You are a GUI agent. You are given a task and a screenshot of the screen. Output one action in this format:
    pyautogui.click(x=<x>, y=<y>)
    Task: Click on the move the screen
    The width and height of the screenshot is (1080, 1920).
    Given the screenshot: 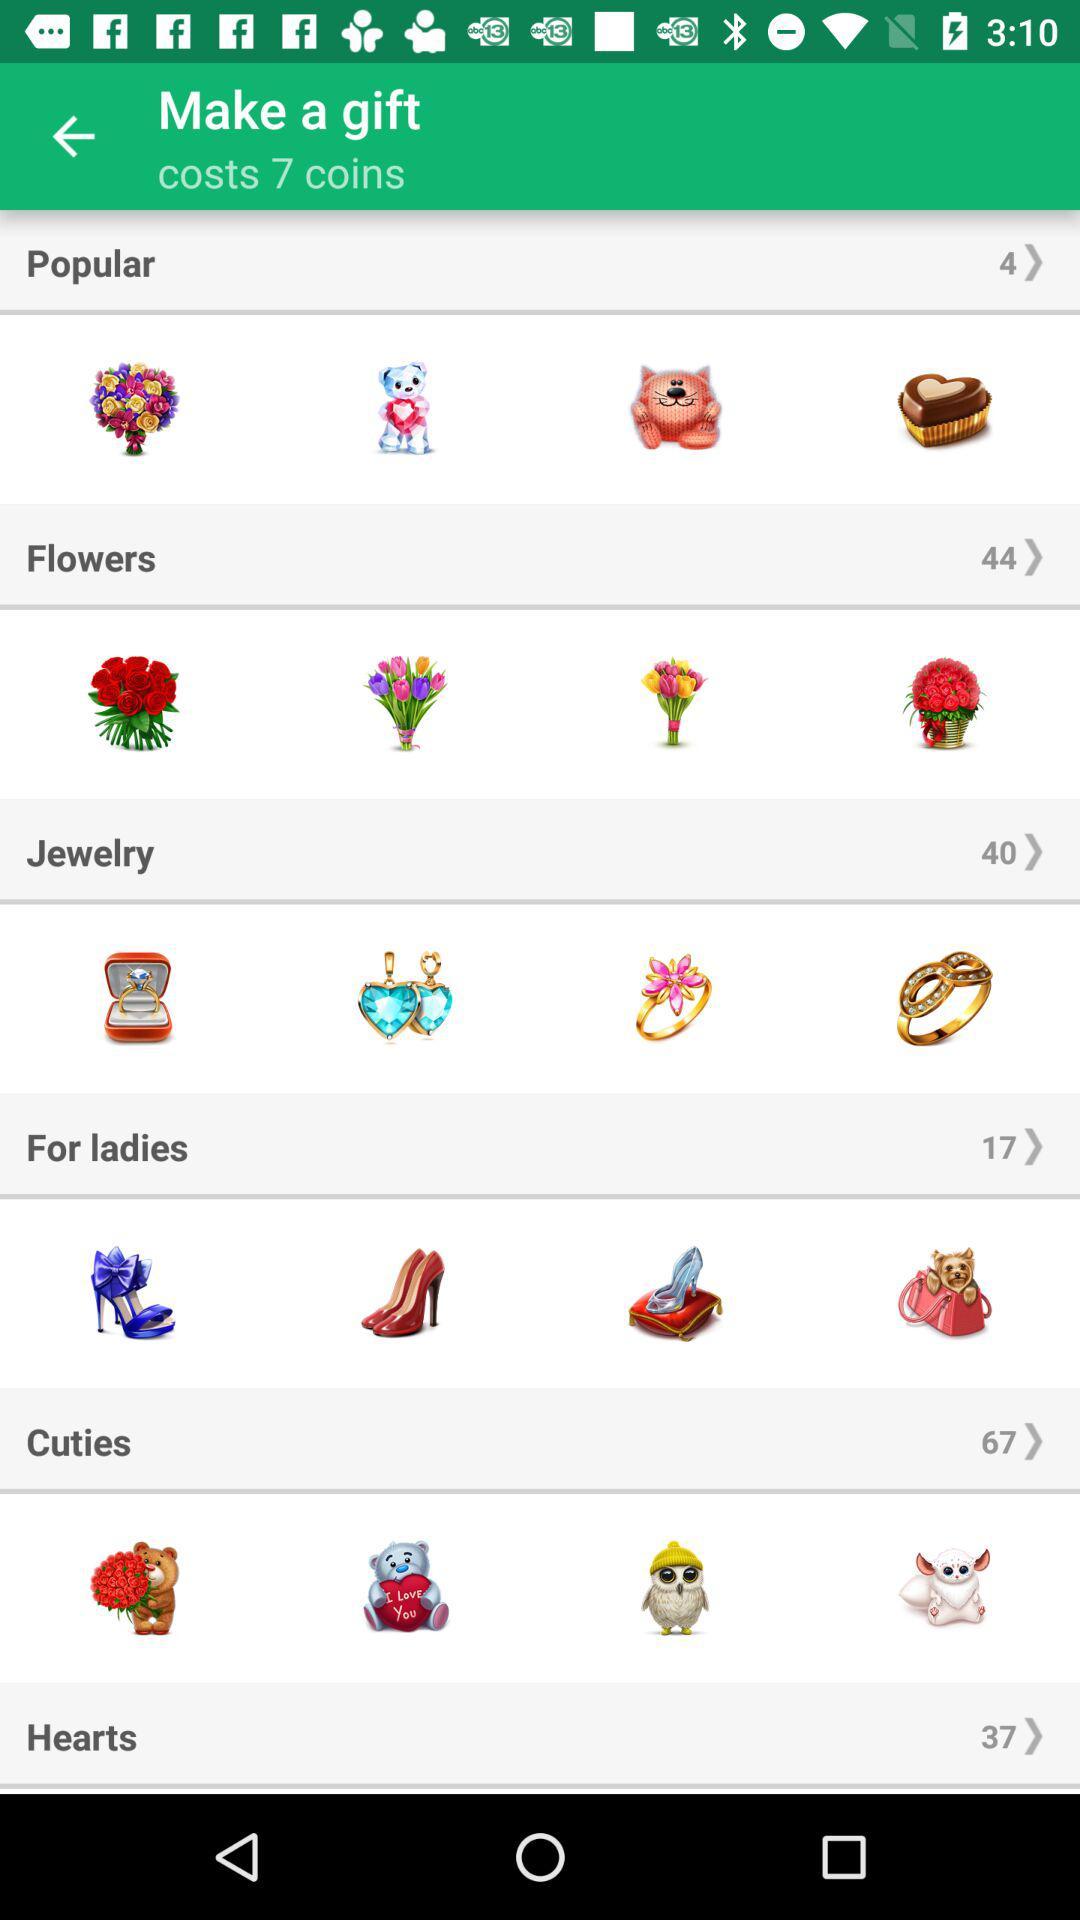 What is the action you would take?
    pyautogui.click(x=405, y=1791)
    